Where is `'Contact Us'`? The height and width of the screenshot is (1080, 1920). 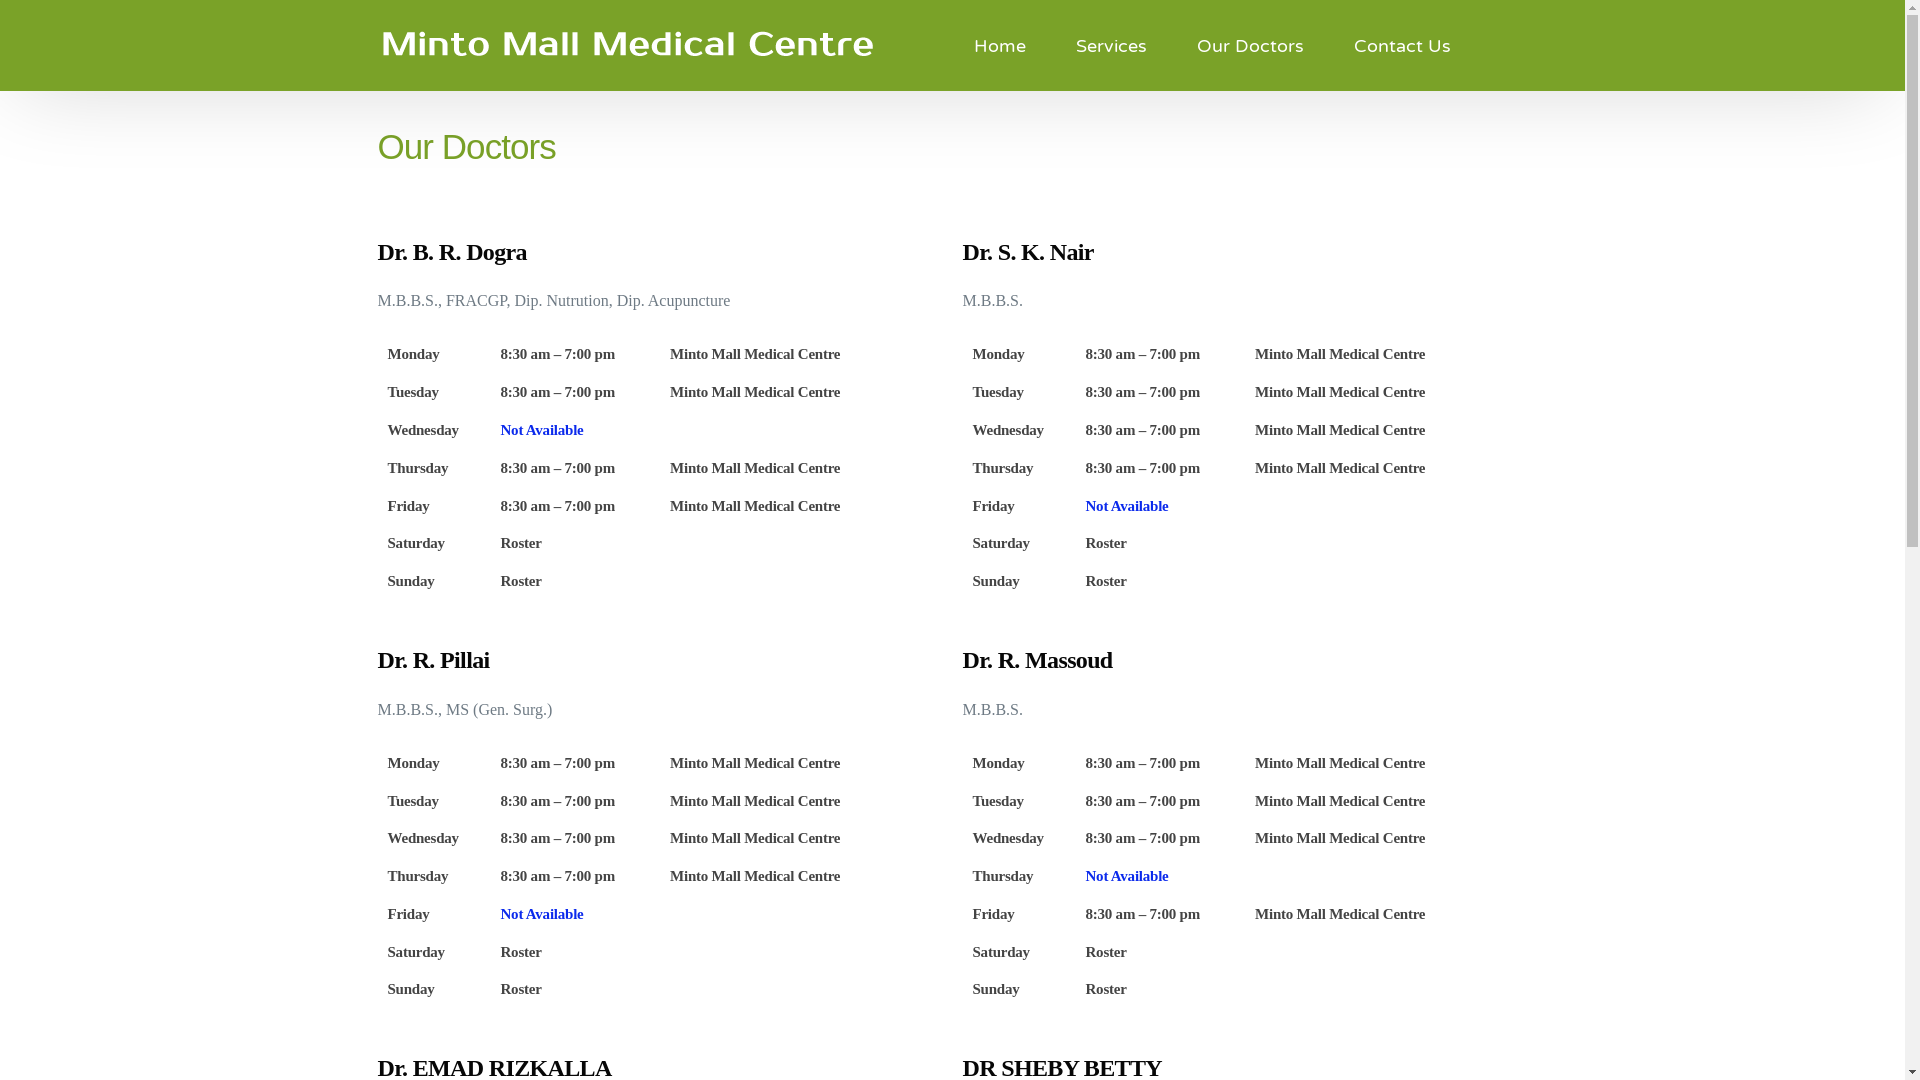
'Contact Us' is located at coordinates (1329, 45).